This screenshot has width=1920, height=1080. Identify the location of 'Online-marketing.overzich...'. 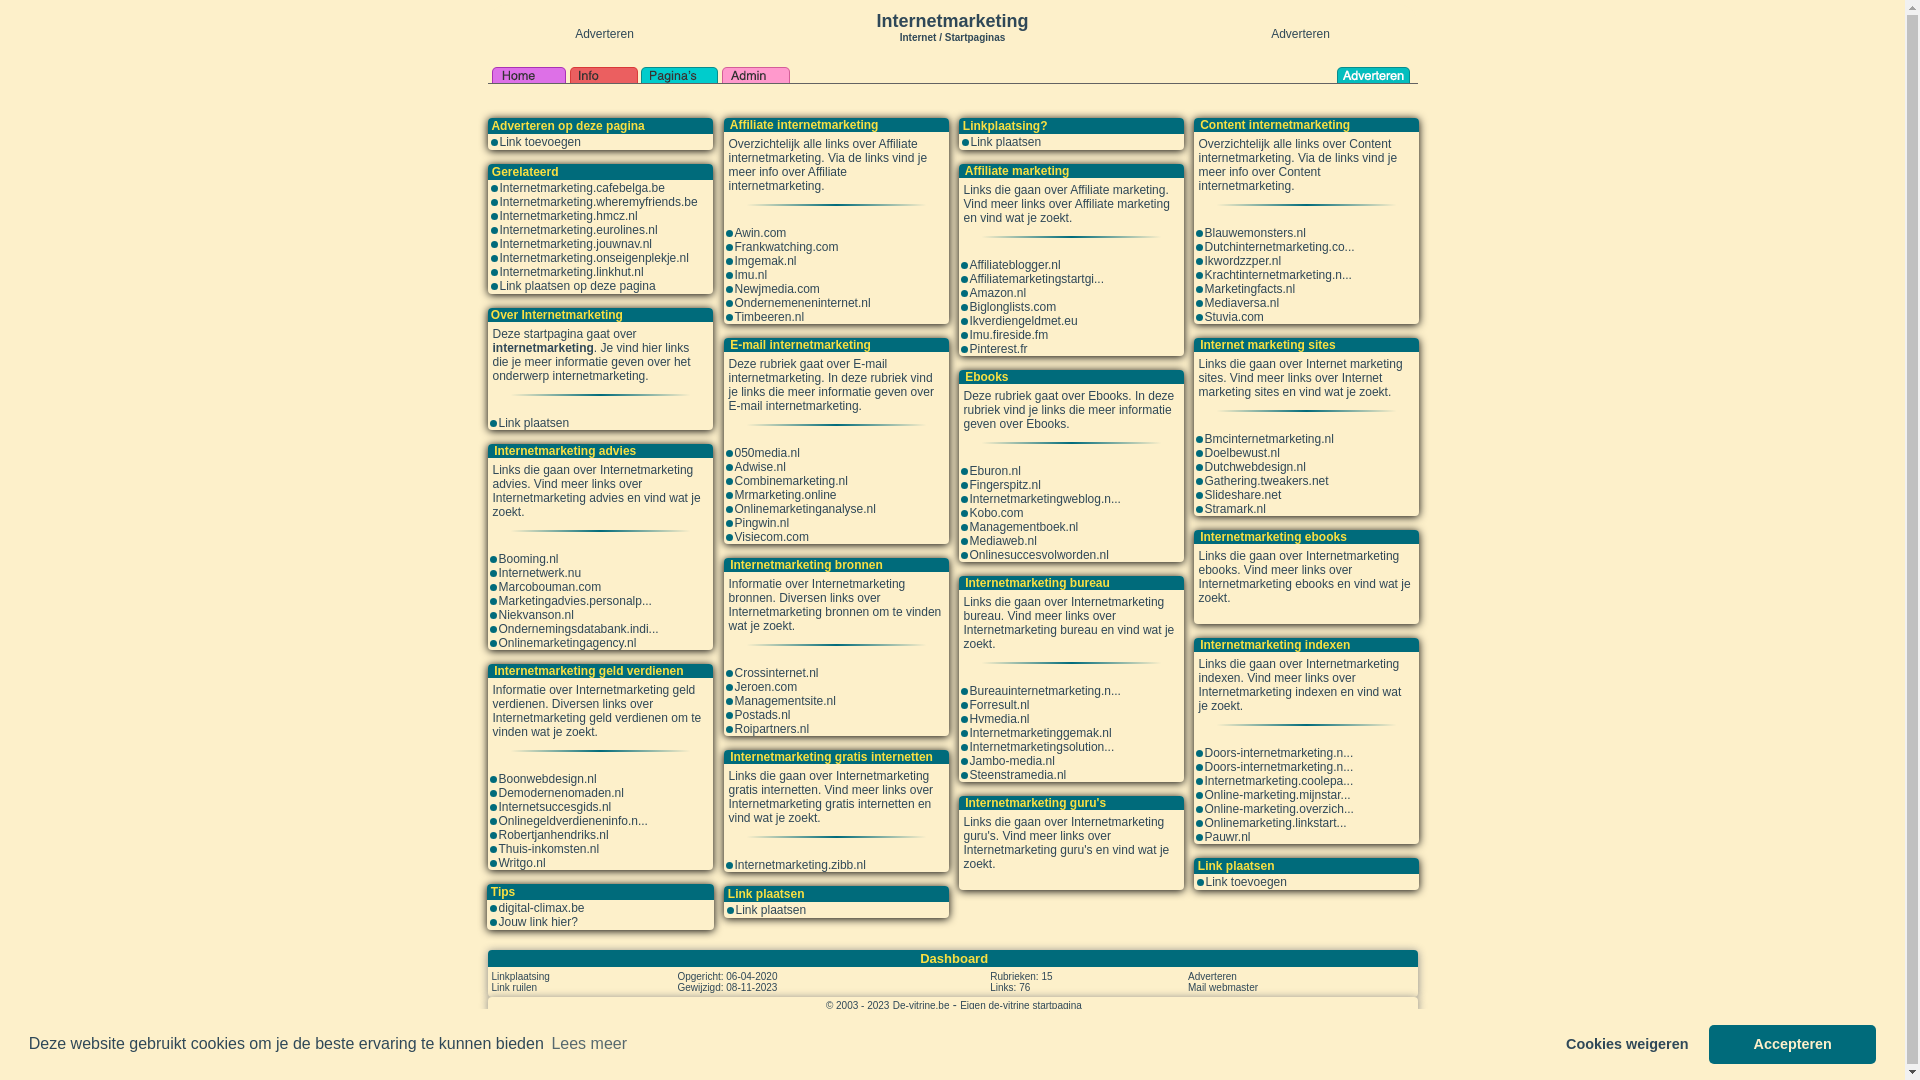
(1277, 808).